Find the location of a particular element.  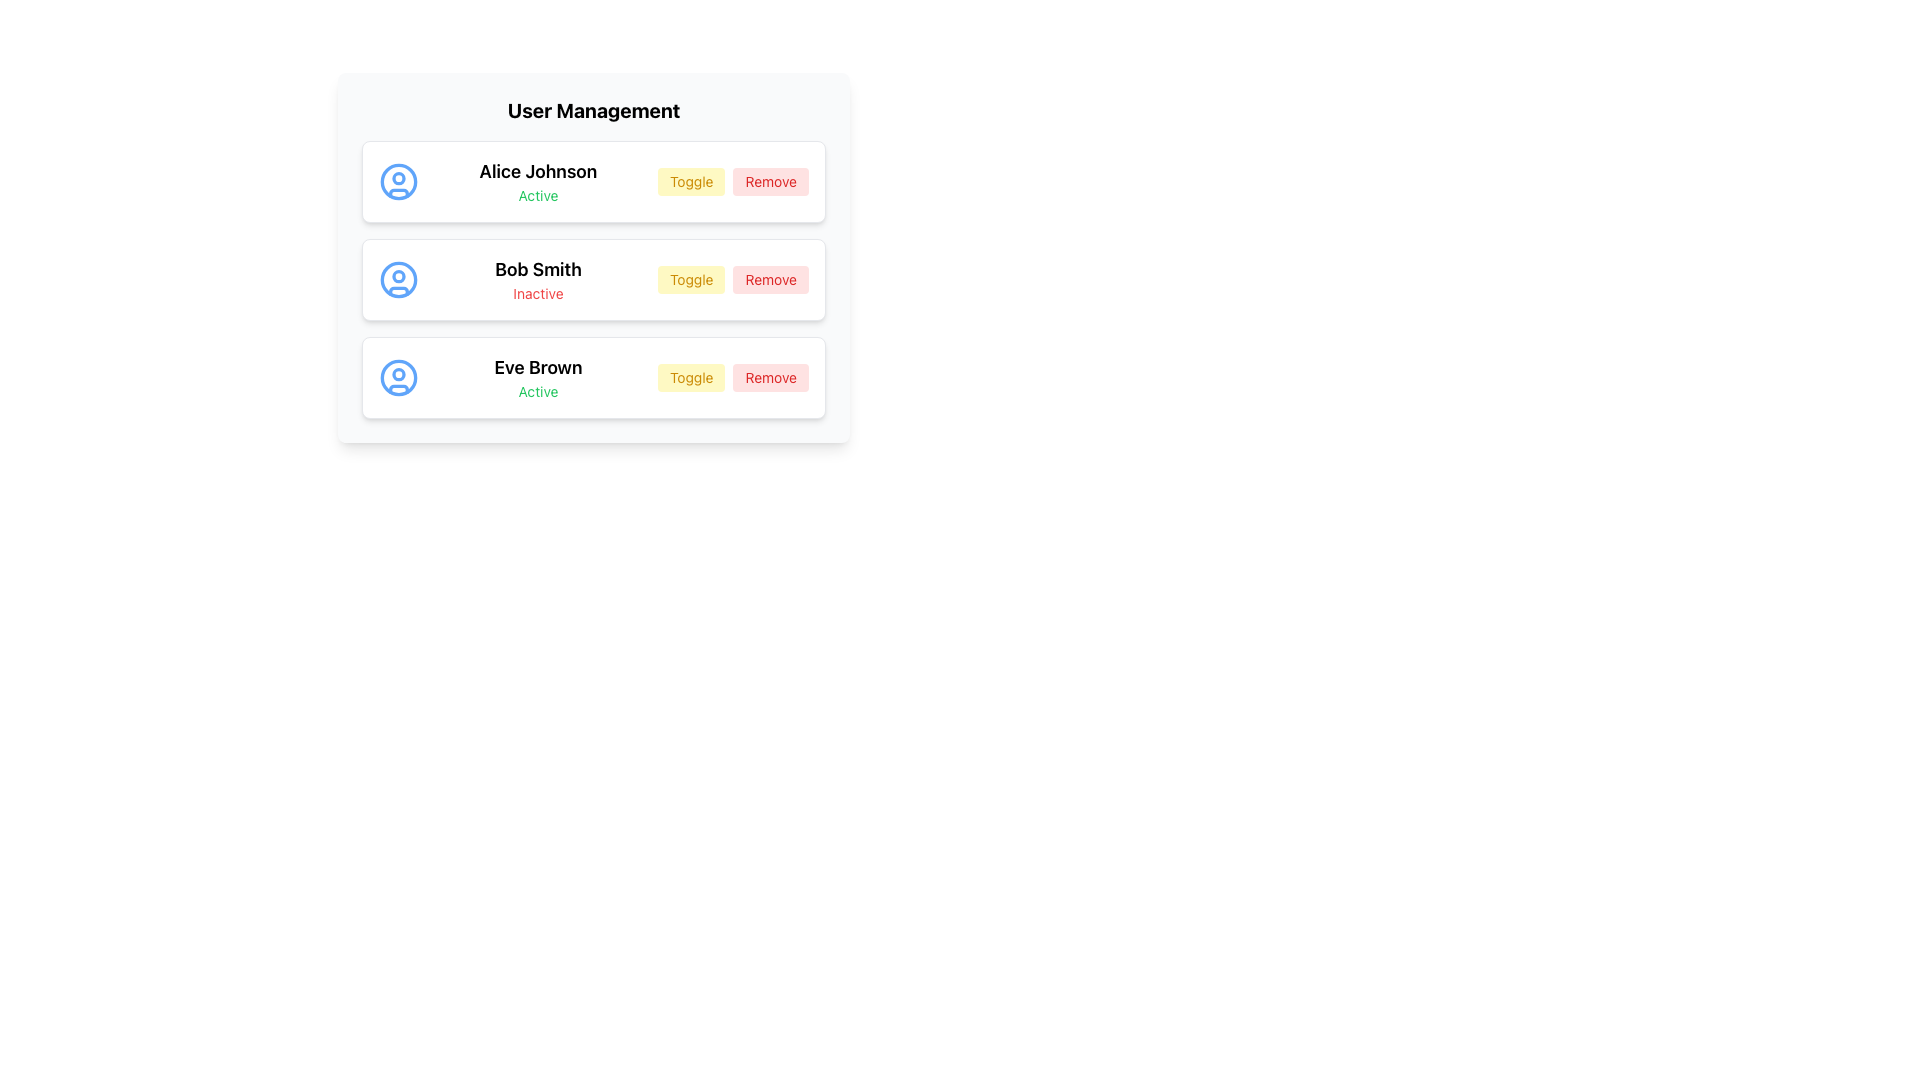

the circular user icon styled in light blue located at the top-left corner of the 'Eve Brown' user card is located at coordinates (398, 378).